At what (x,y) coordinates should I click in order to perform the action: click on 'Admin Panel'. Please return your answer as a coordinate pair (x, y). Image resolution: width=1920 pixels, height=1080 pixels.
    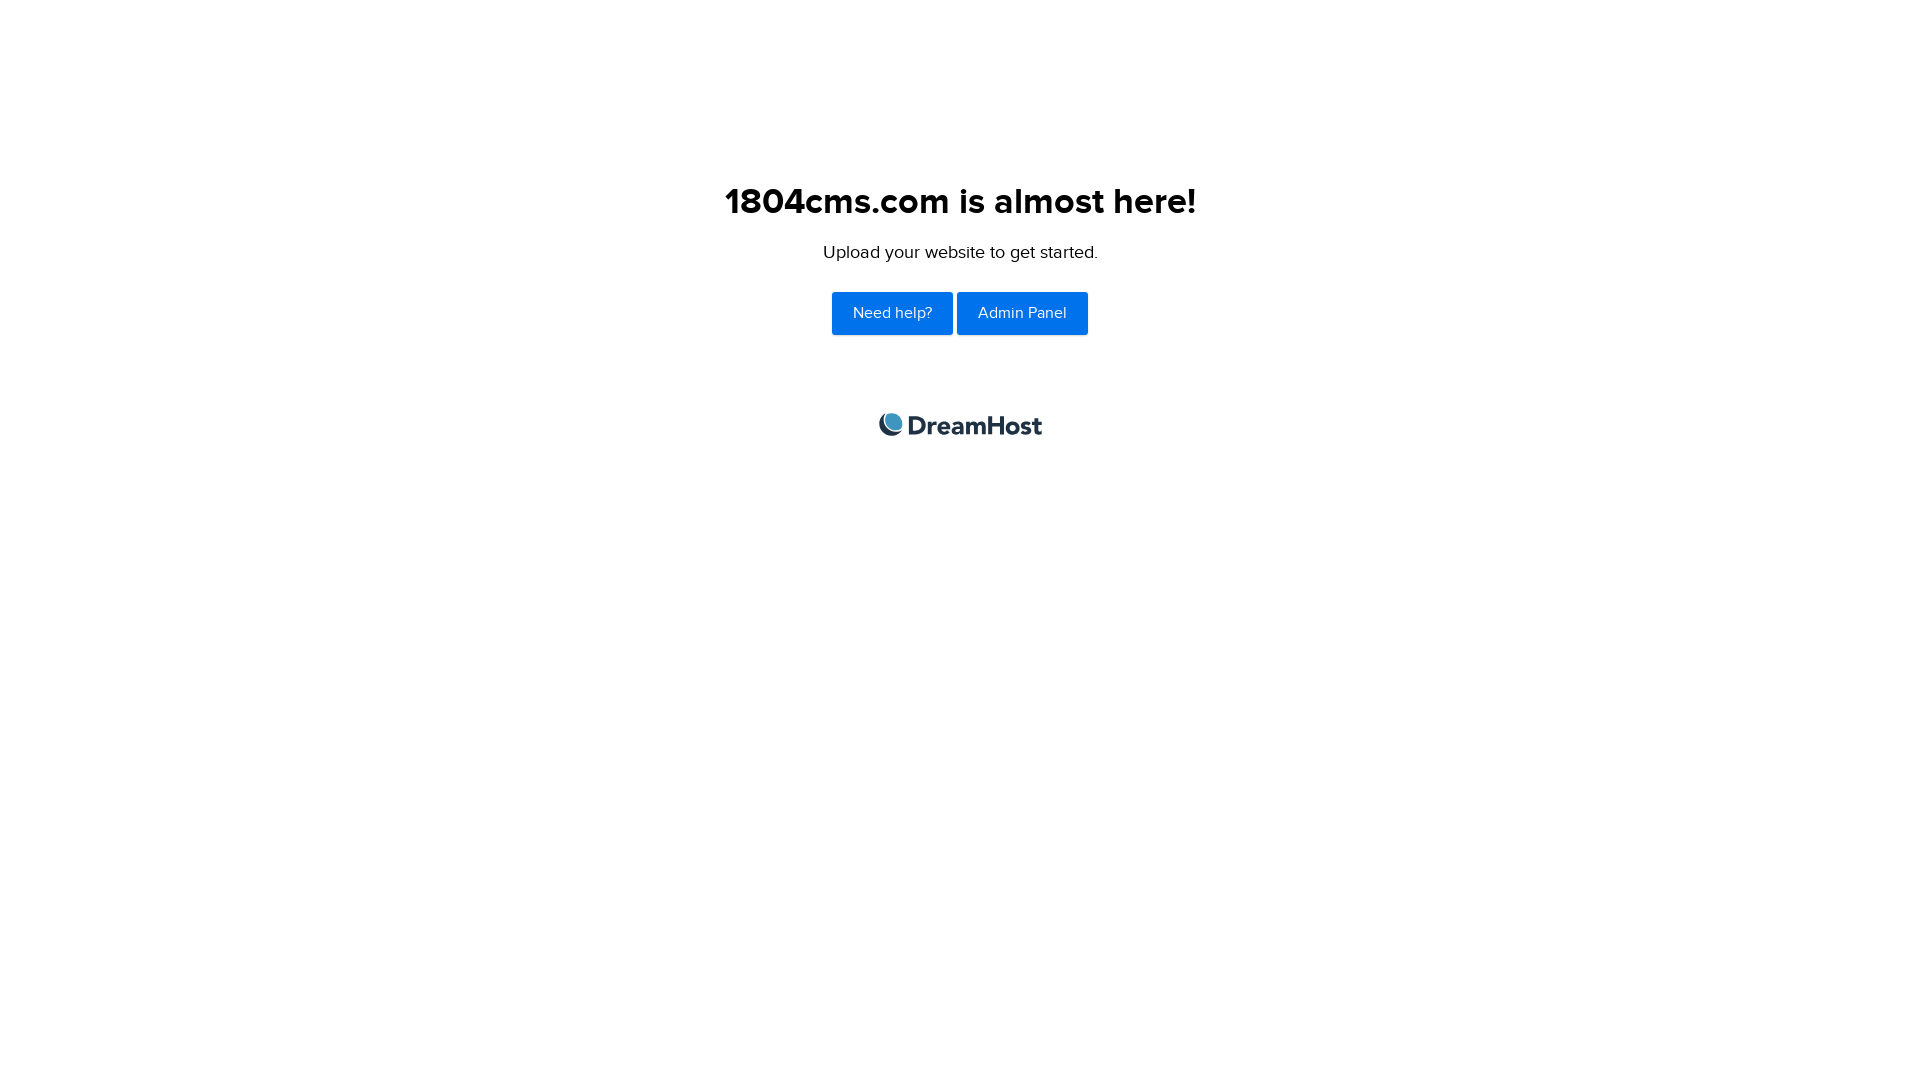
    Looking at the image, I should click on (1022, 313).